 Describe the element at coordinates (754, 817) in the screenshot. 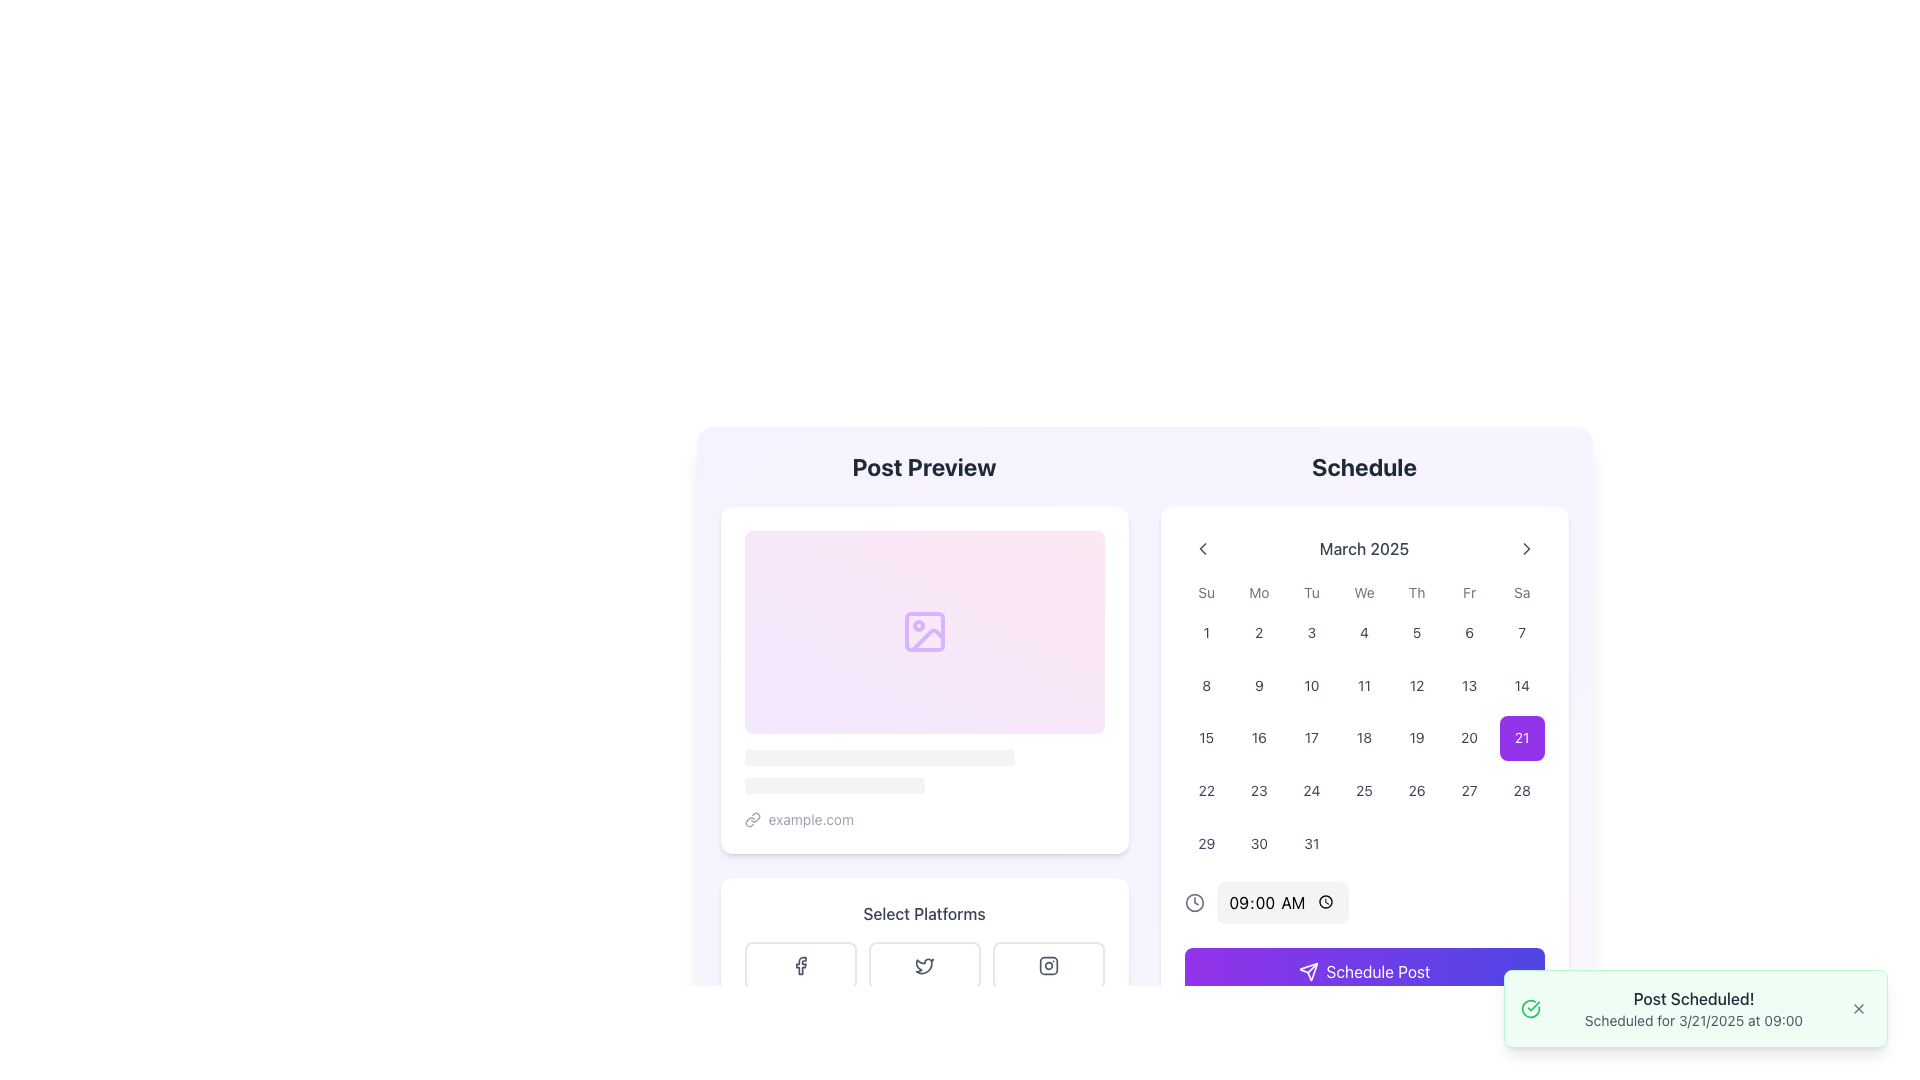

I see `the link icon in the bottom left corner of the 'Post Preview' card, which is visually represented by a chain icon, to interact with the hyperlink associated with 'example.com'` at that location.